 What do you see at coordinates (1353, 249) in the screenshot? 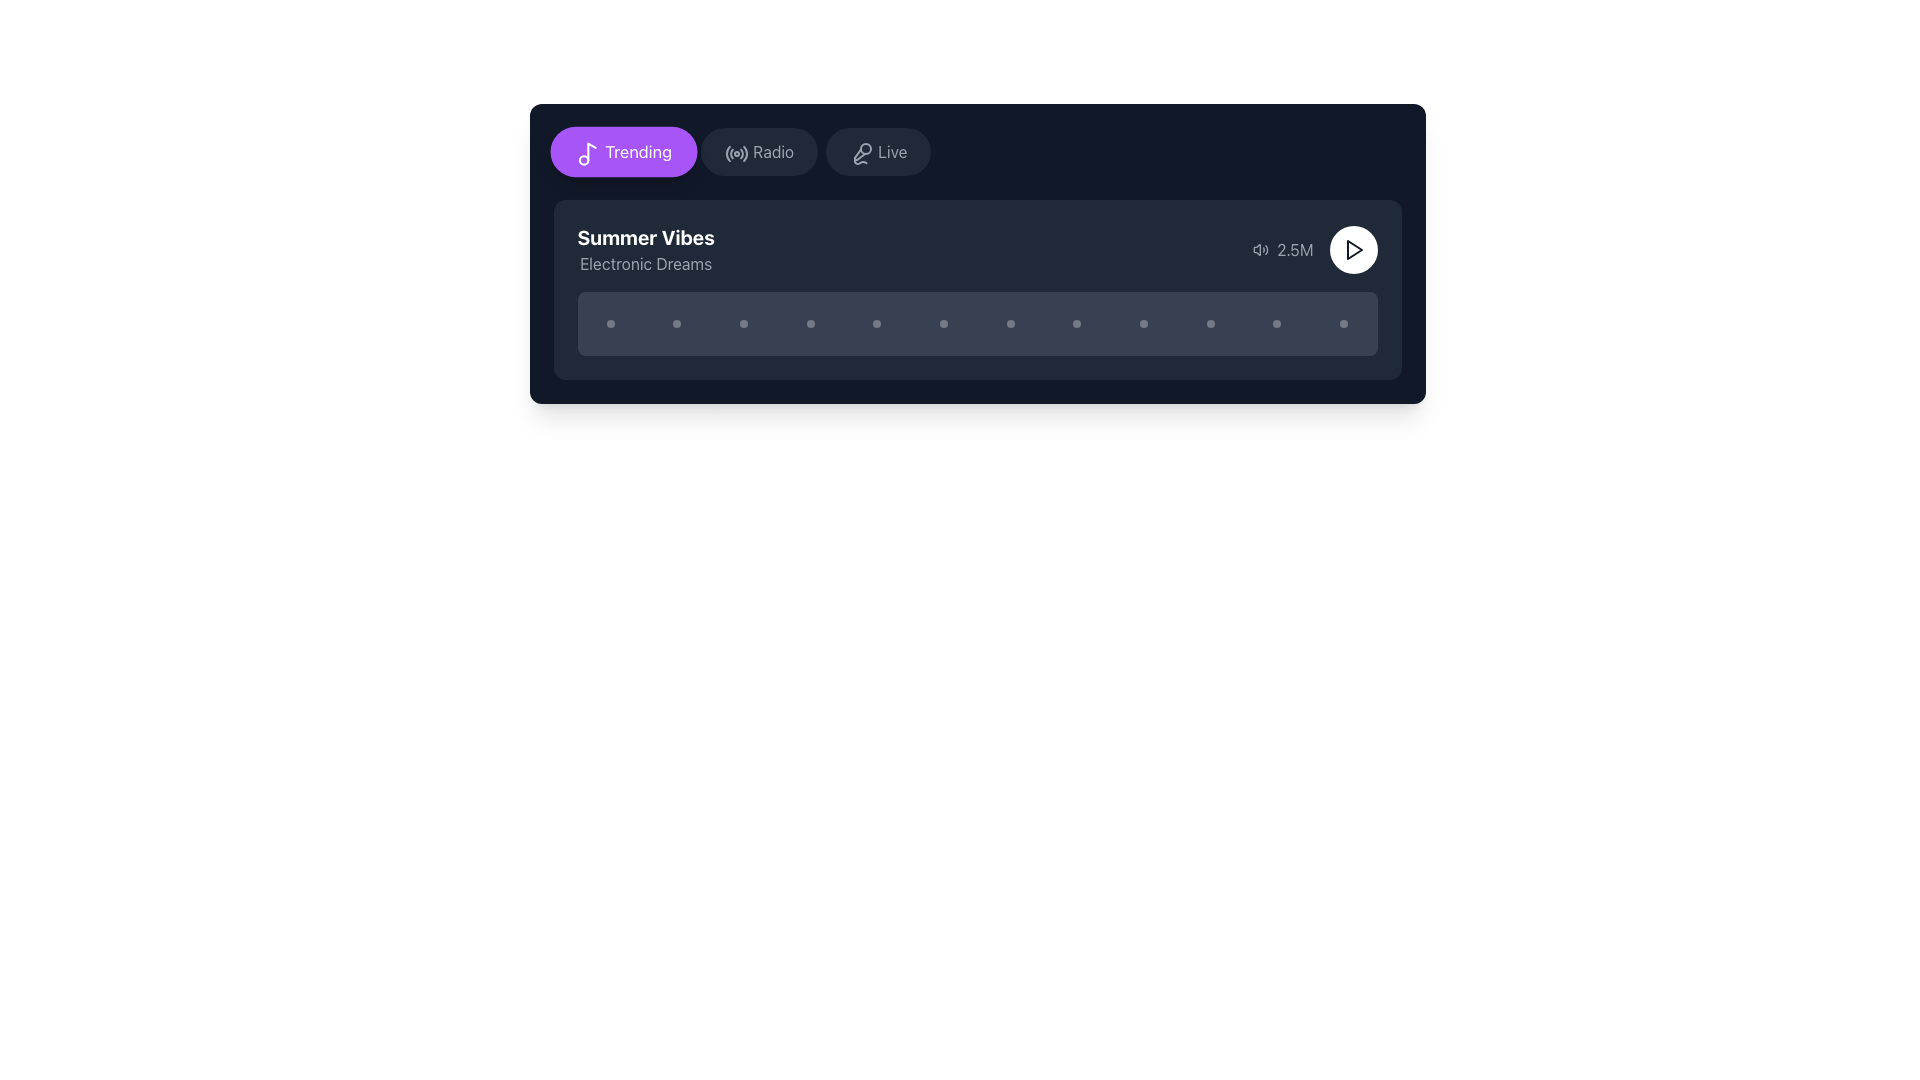
I see `the triangular play icon within the circular white button located at the far right edge of the media information component` at bounding box center [1353, 249].